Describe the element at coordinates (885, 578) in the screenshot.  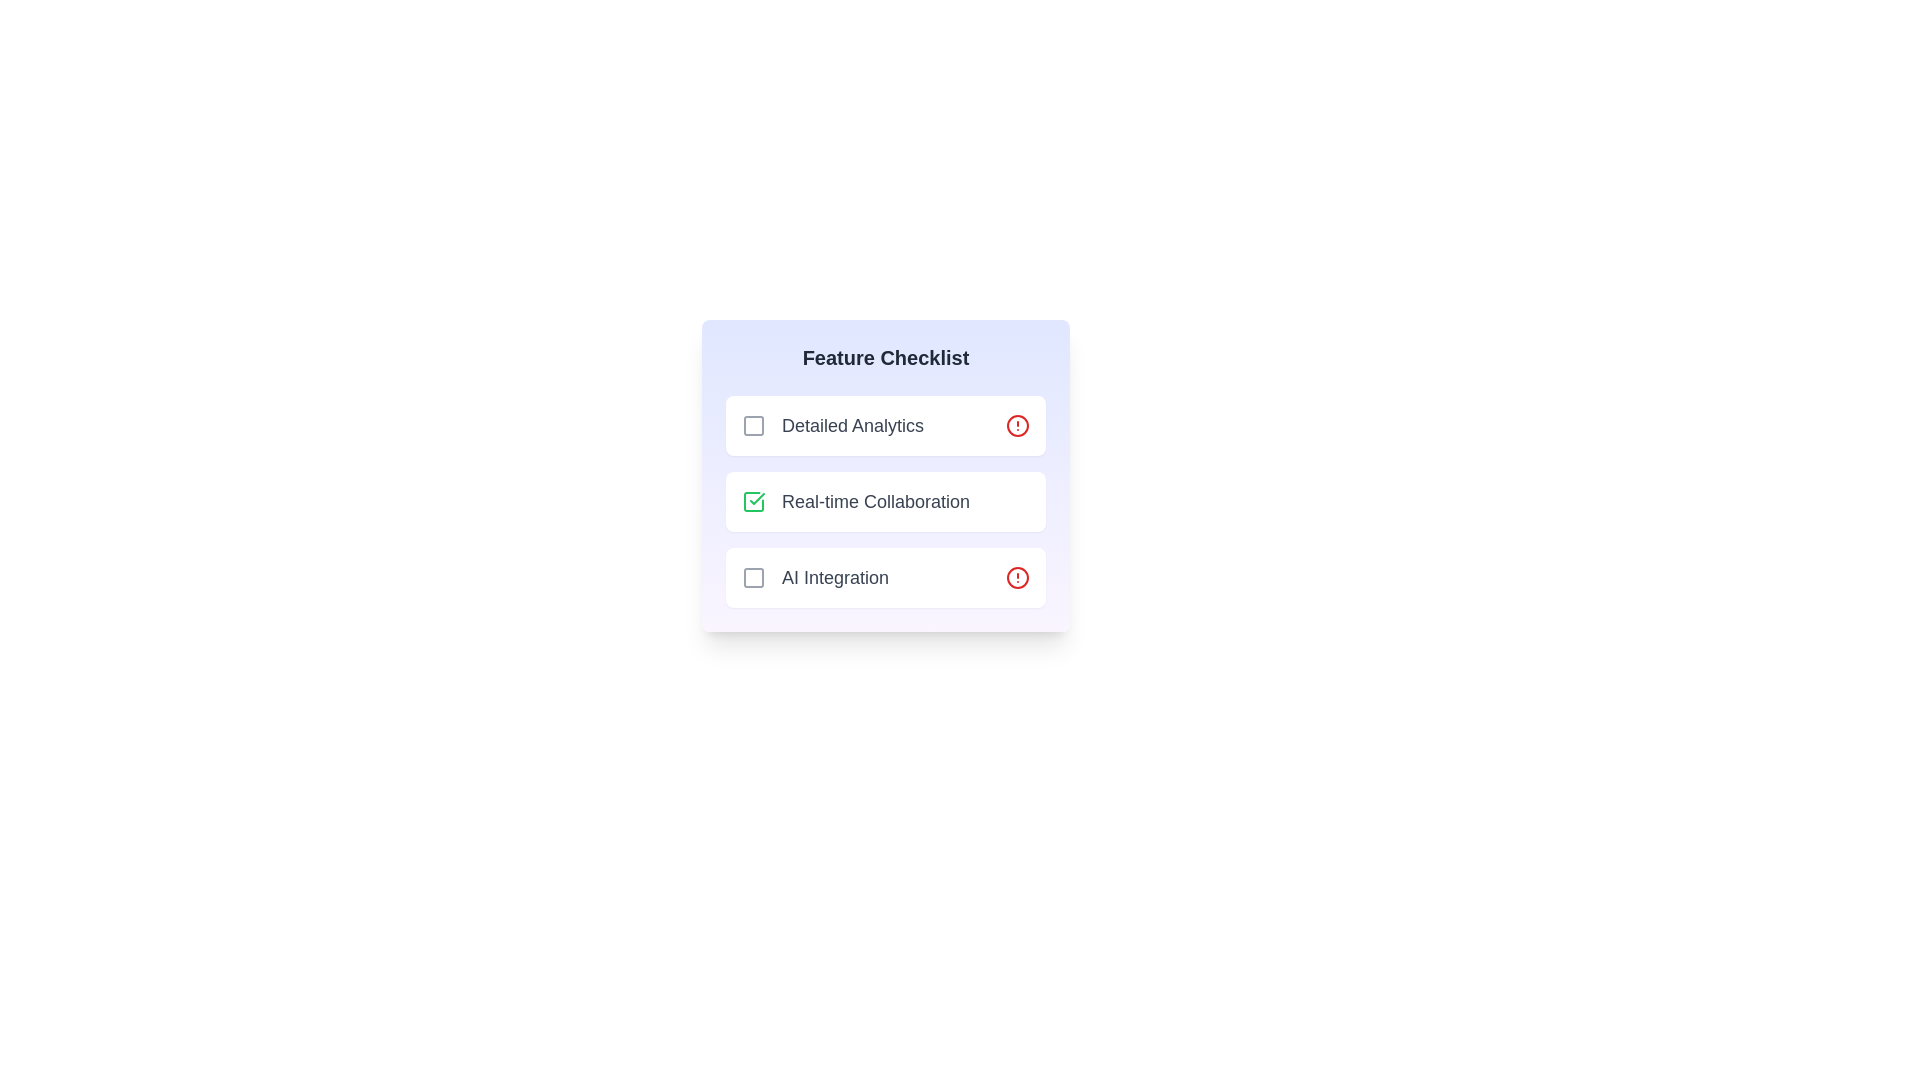
I see `the checklist item AI Integration to observe its hover effect` at that location.